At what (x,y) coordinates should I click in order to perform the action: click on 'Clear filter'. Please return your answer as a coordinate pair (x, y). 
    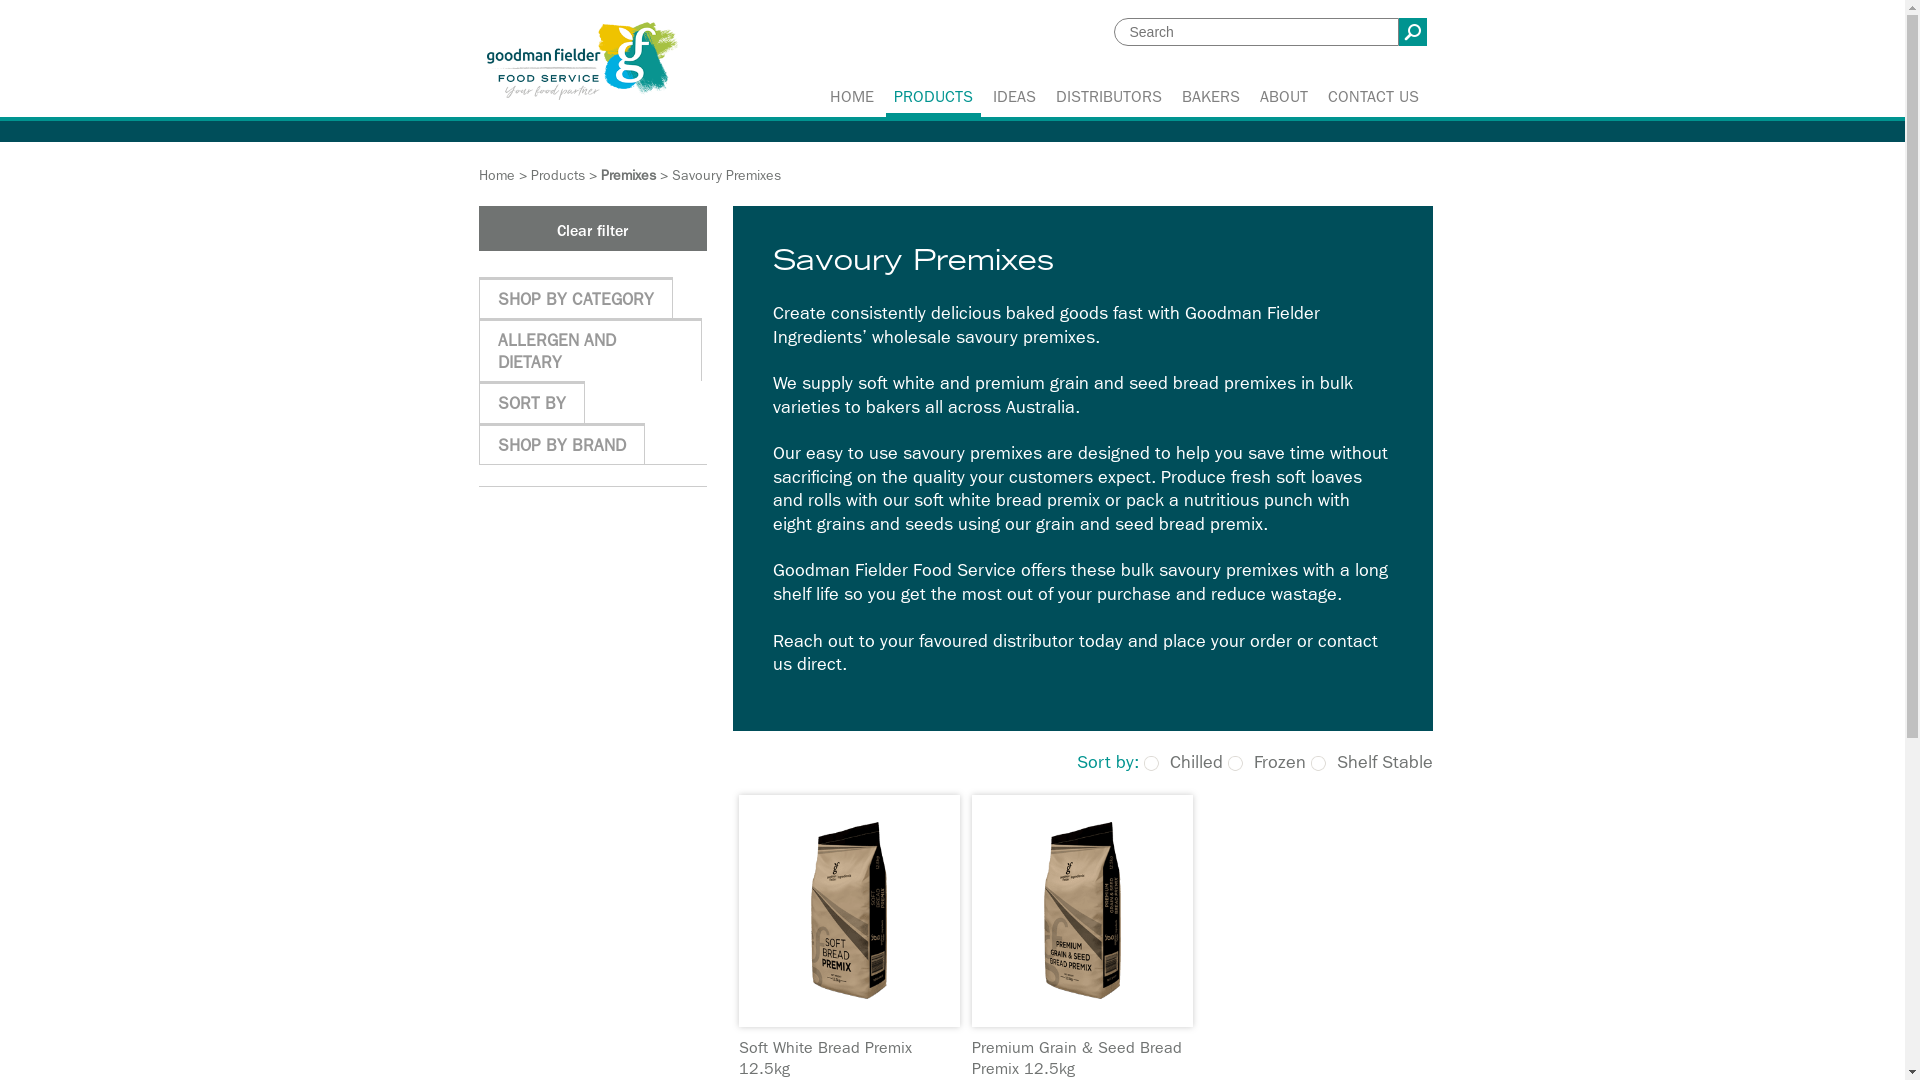
    Looking at the image, I should click on (590, 227).